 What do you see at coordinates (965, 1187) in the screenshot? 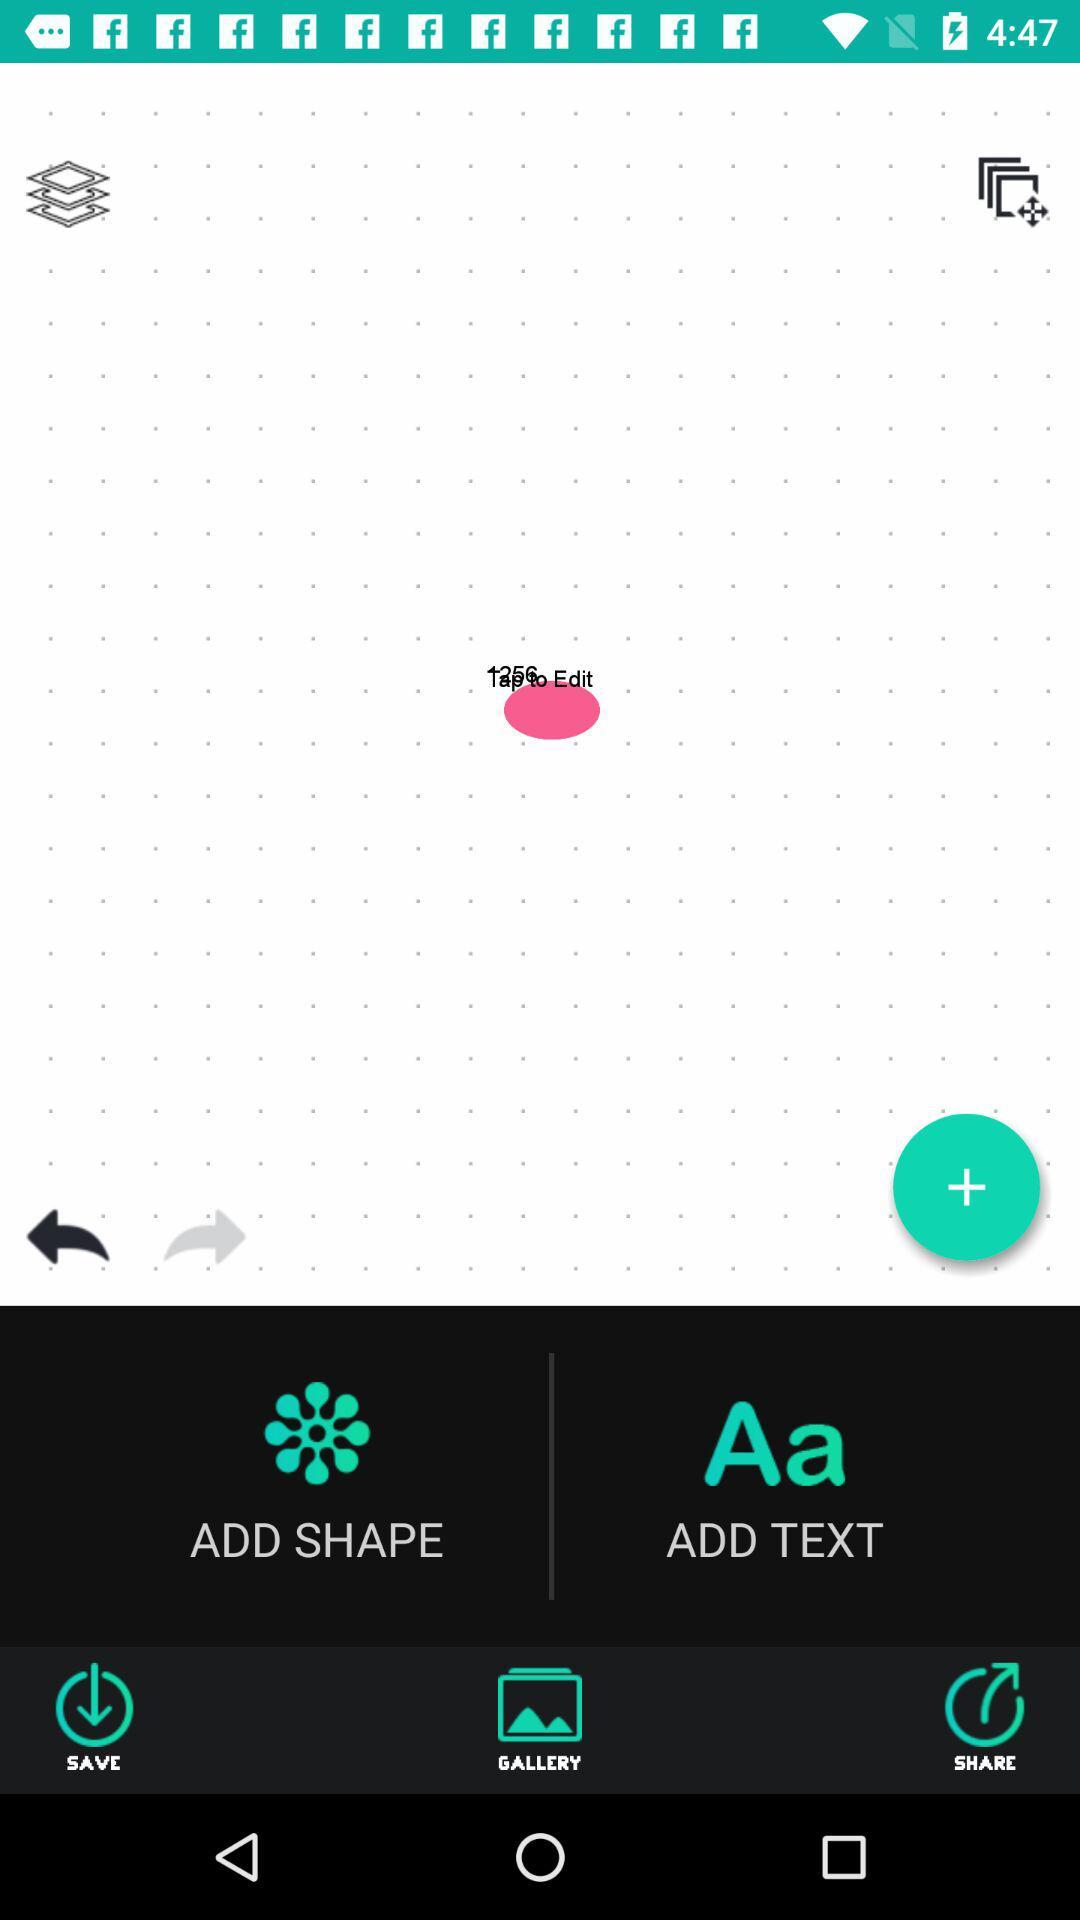
I see `zoom out` at bounding box center [965, 1187].